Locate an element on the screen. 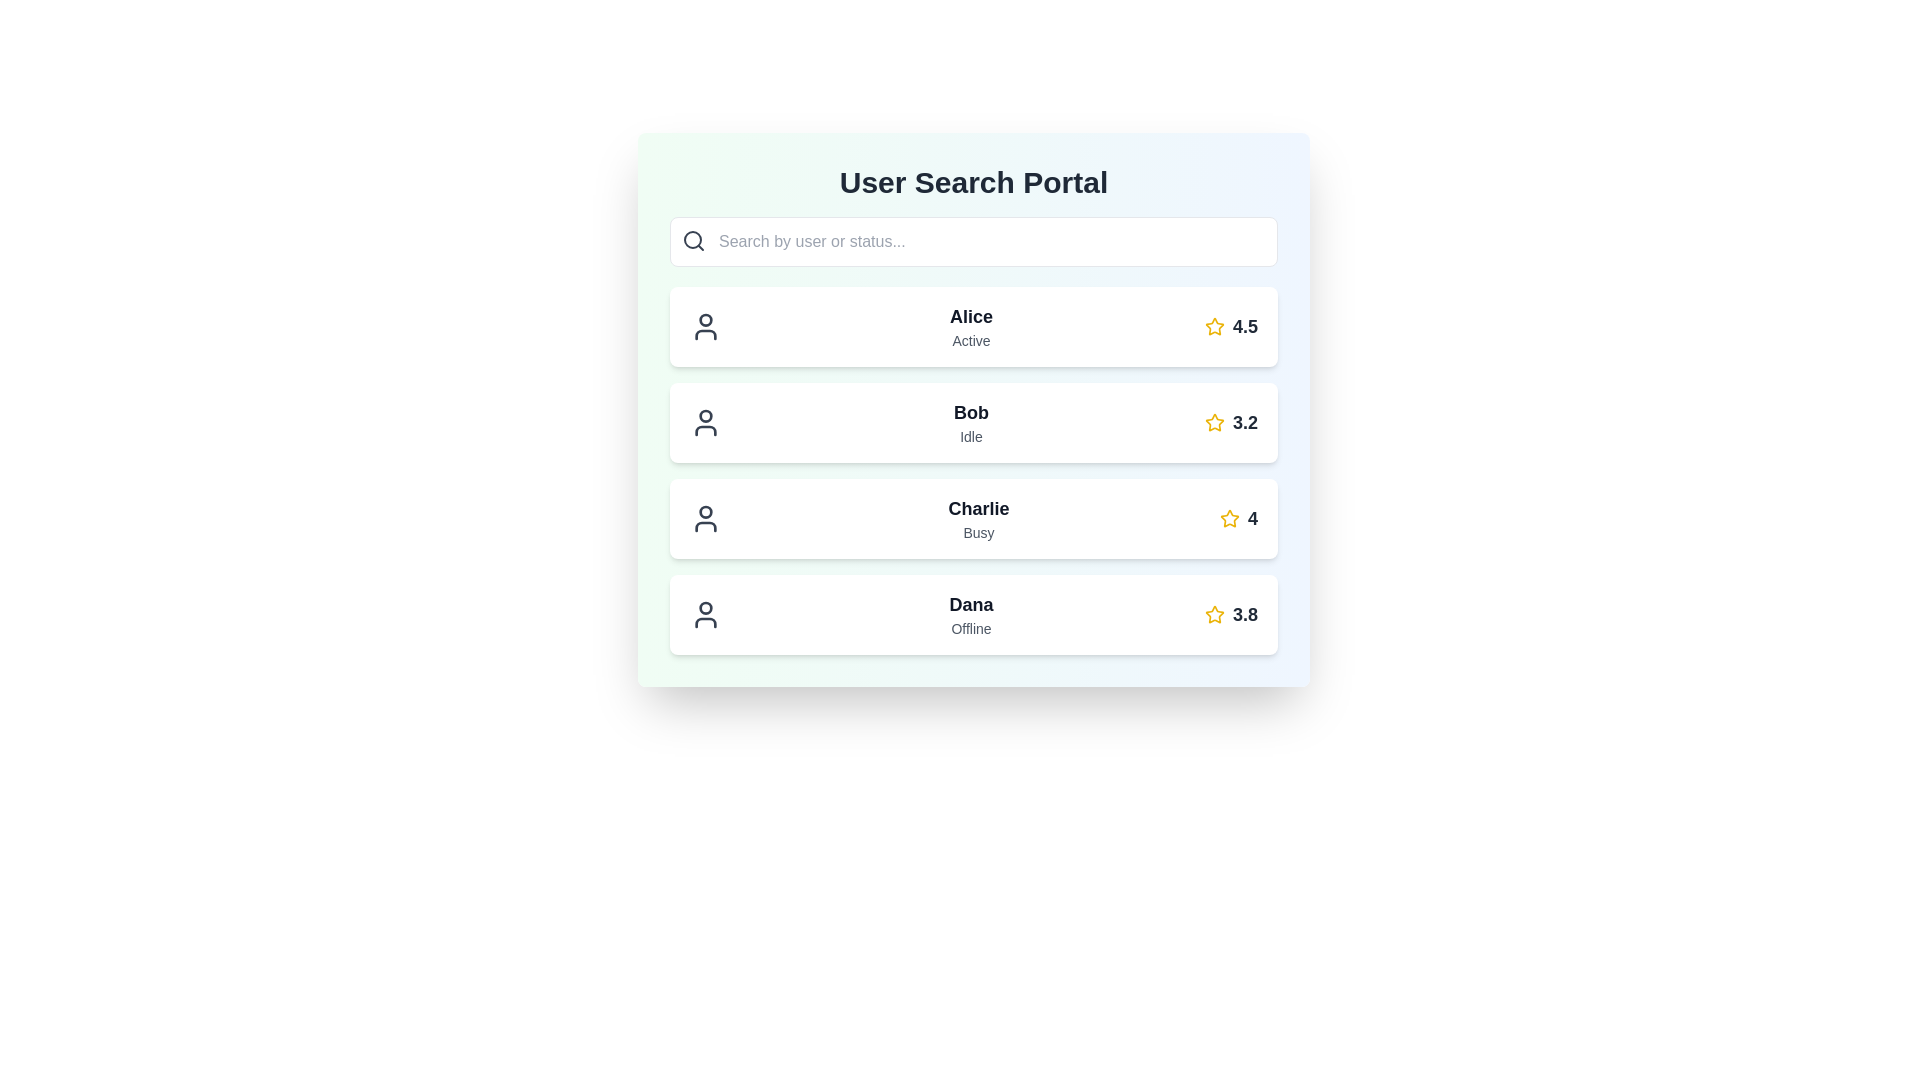 The width and height of the screenshot is (1920, 1080). the rating score icon for user 'Dana', which is located at the right end of the row corresponding to her in the user list is located at coordinates (1213, 613).